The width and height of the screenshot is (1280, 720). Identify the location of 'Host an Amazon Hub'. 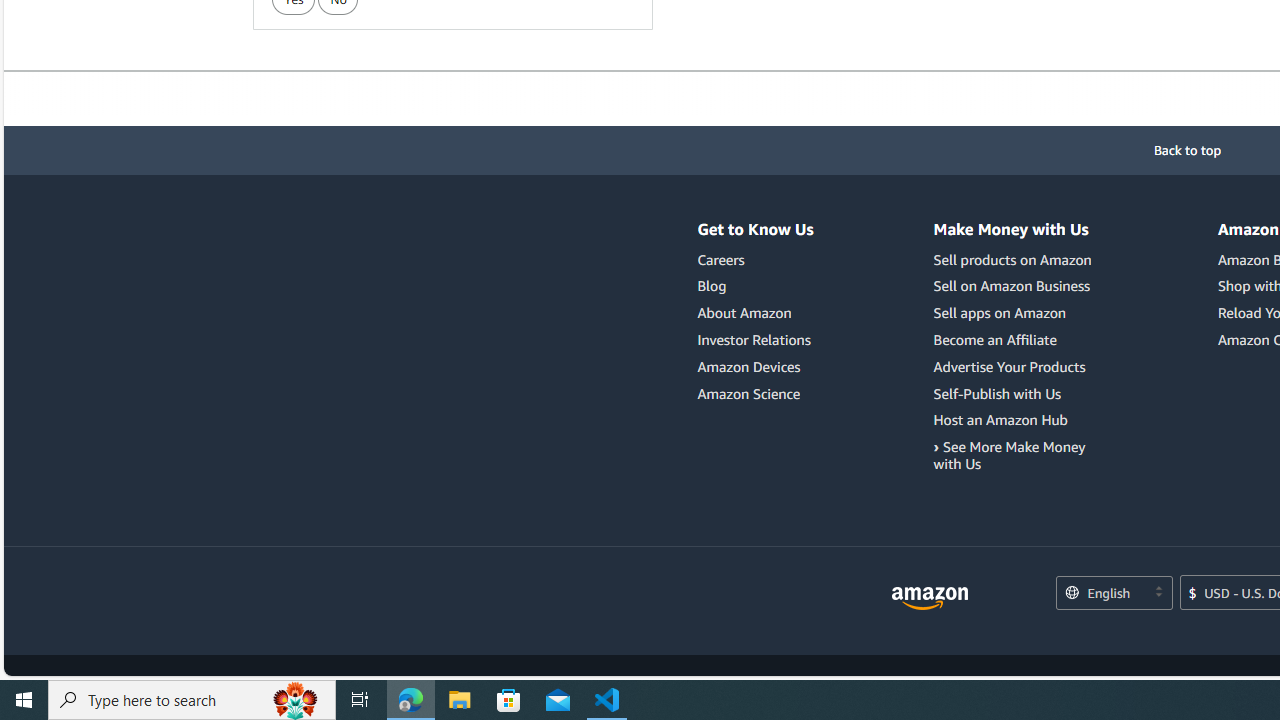
(1000, 419).